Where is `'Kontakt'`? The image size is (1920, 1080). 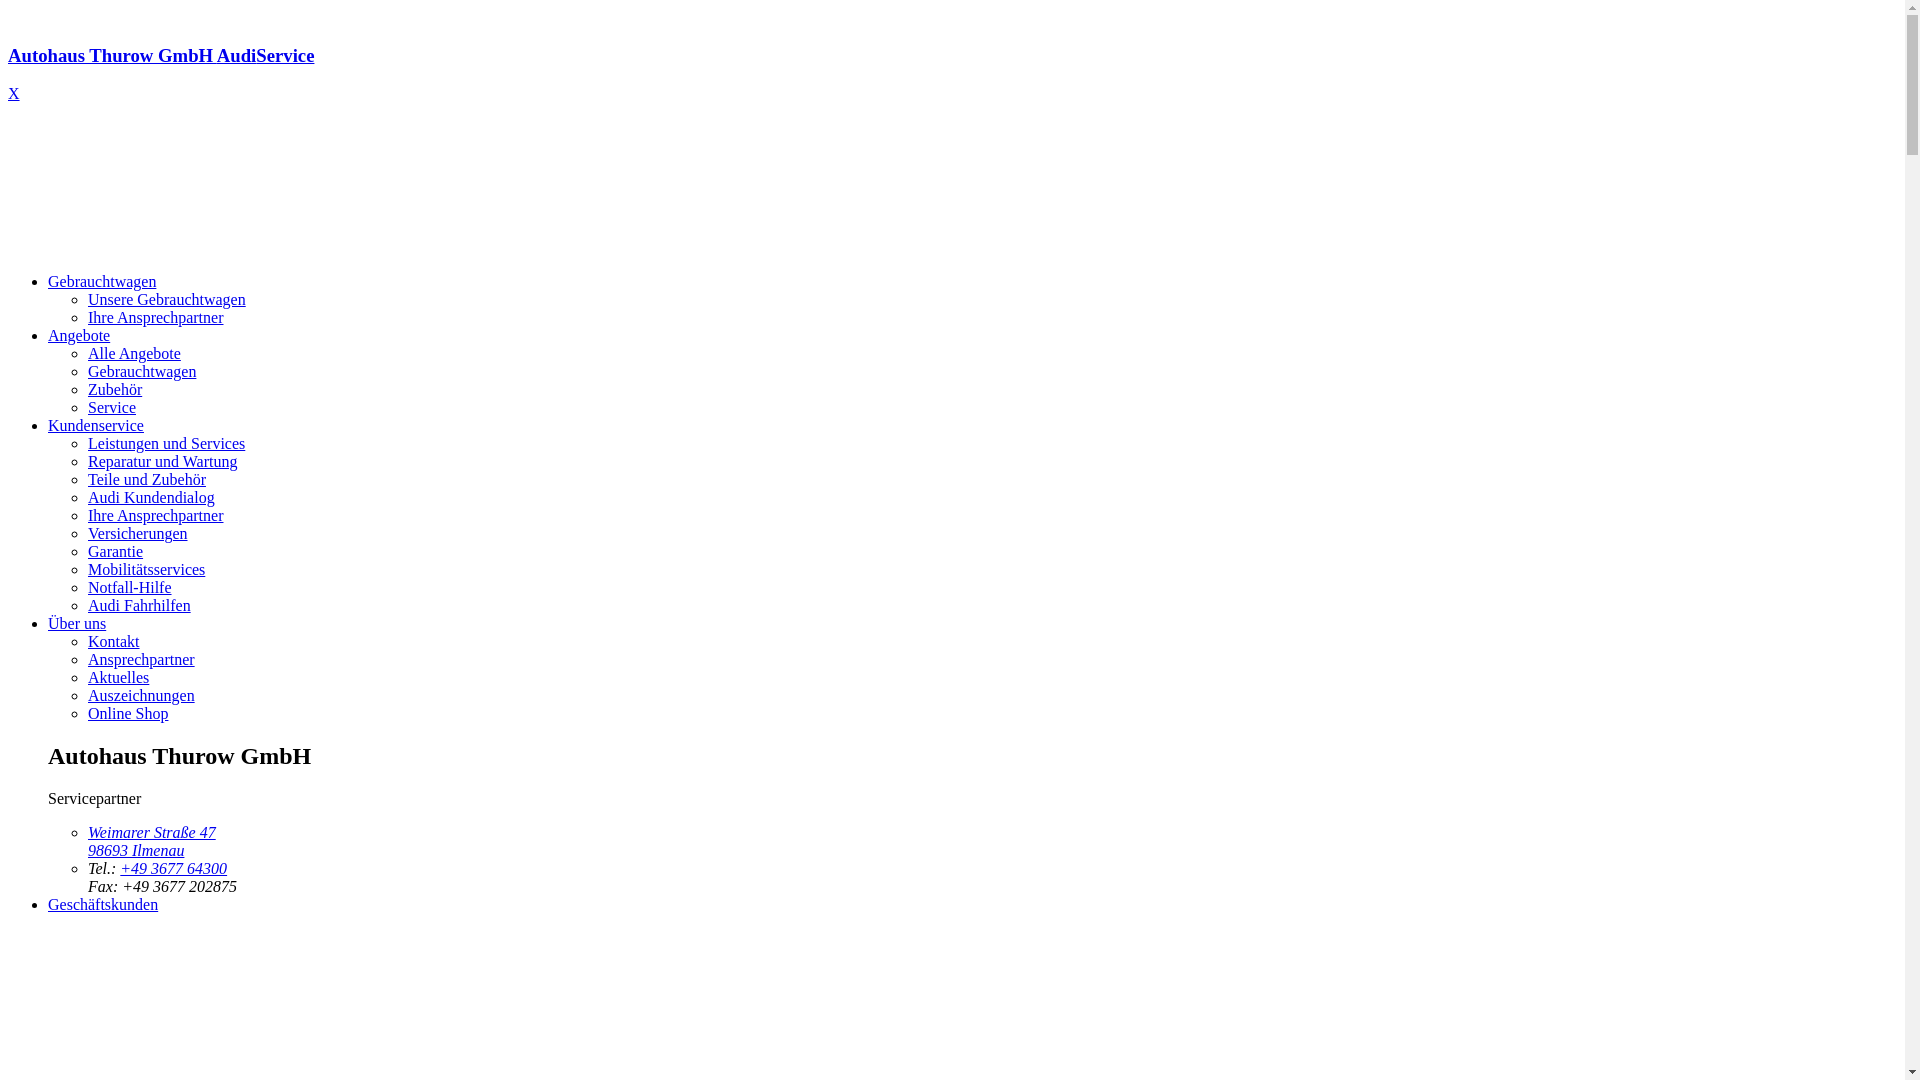 'Kontakt' is located at coordinates (113, 641).